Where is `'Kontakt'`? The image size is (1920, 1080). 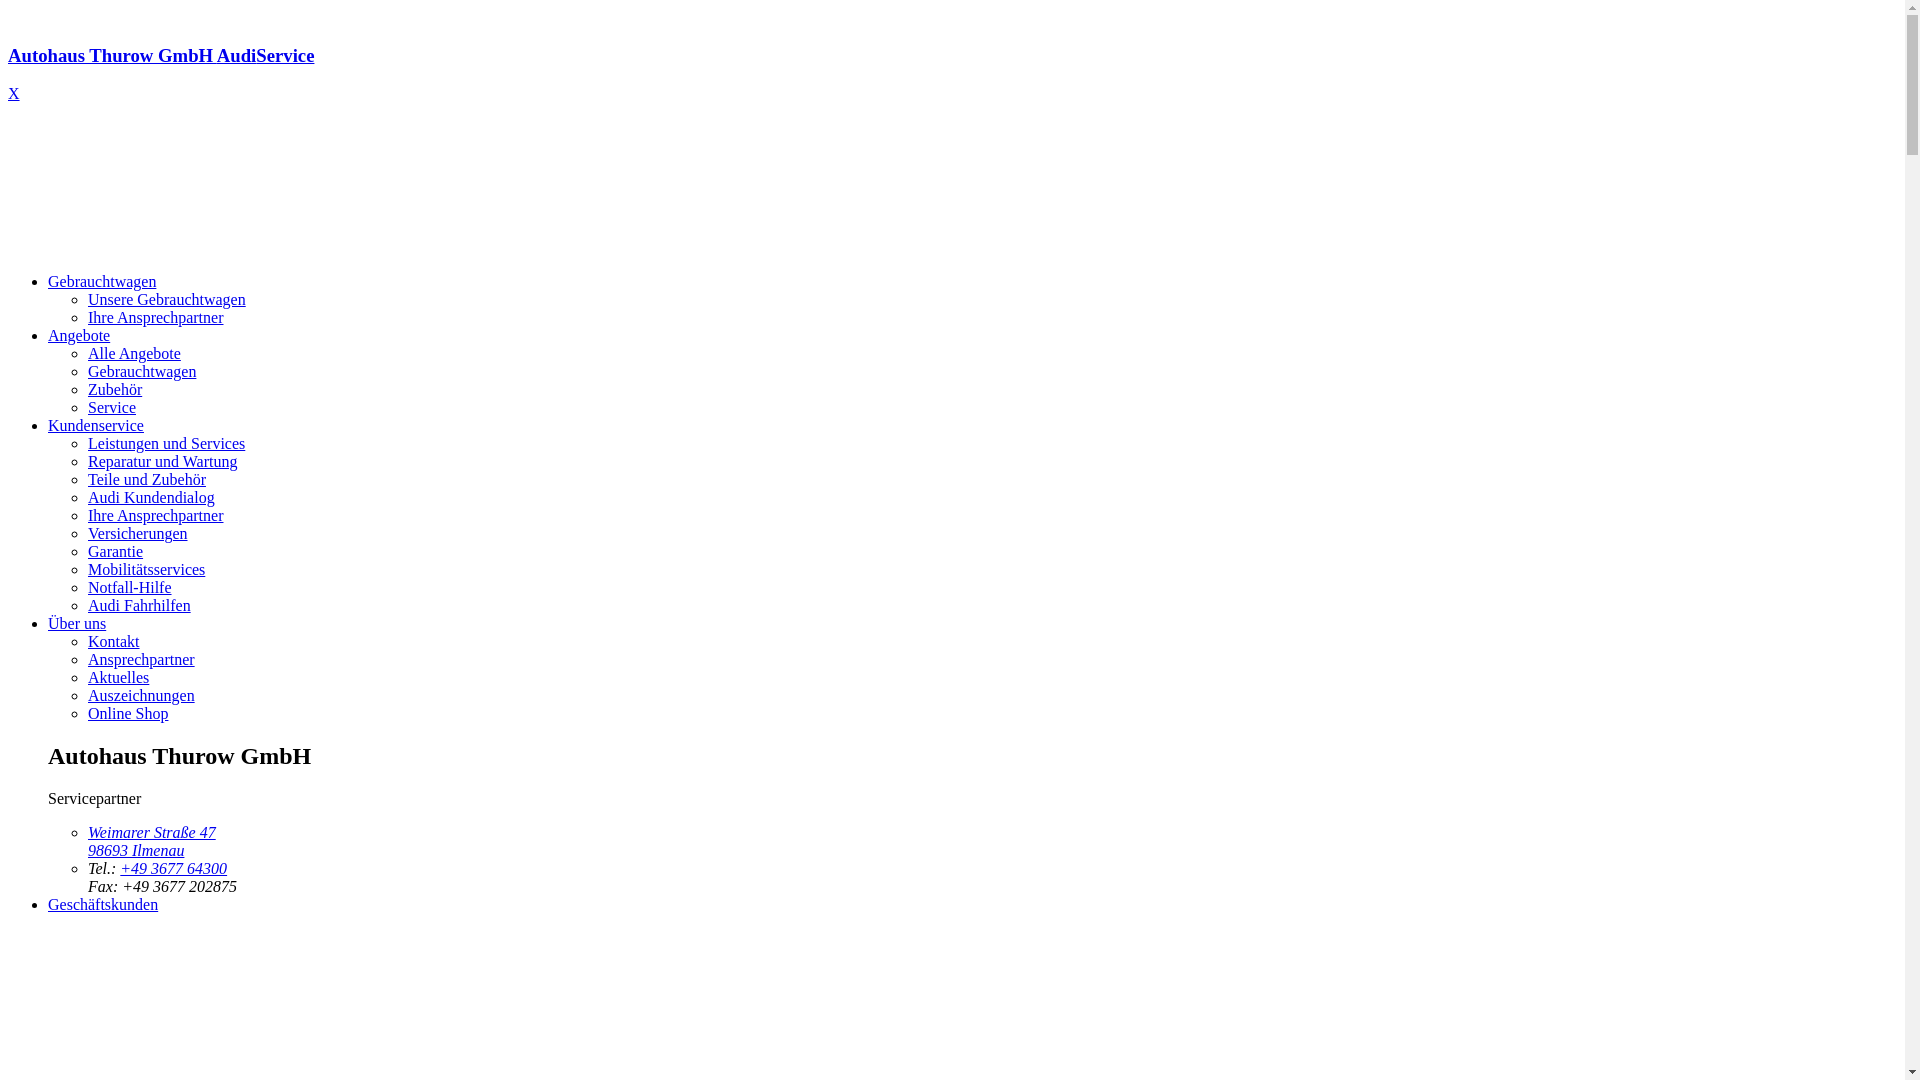 'Kontakt' is located at coordinates (113, 641).